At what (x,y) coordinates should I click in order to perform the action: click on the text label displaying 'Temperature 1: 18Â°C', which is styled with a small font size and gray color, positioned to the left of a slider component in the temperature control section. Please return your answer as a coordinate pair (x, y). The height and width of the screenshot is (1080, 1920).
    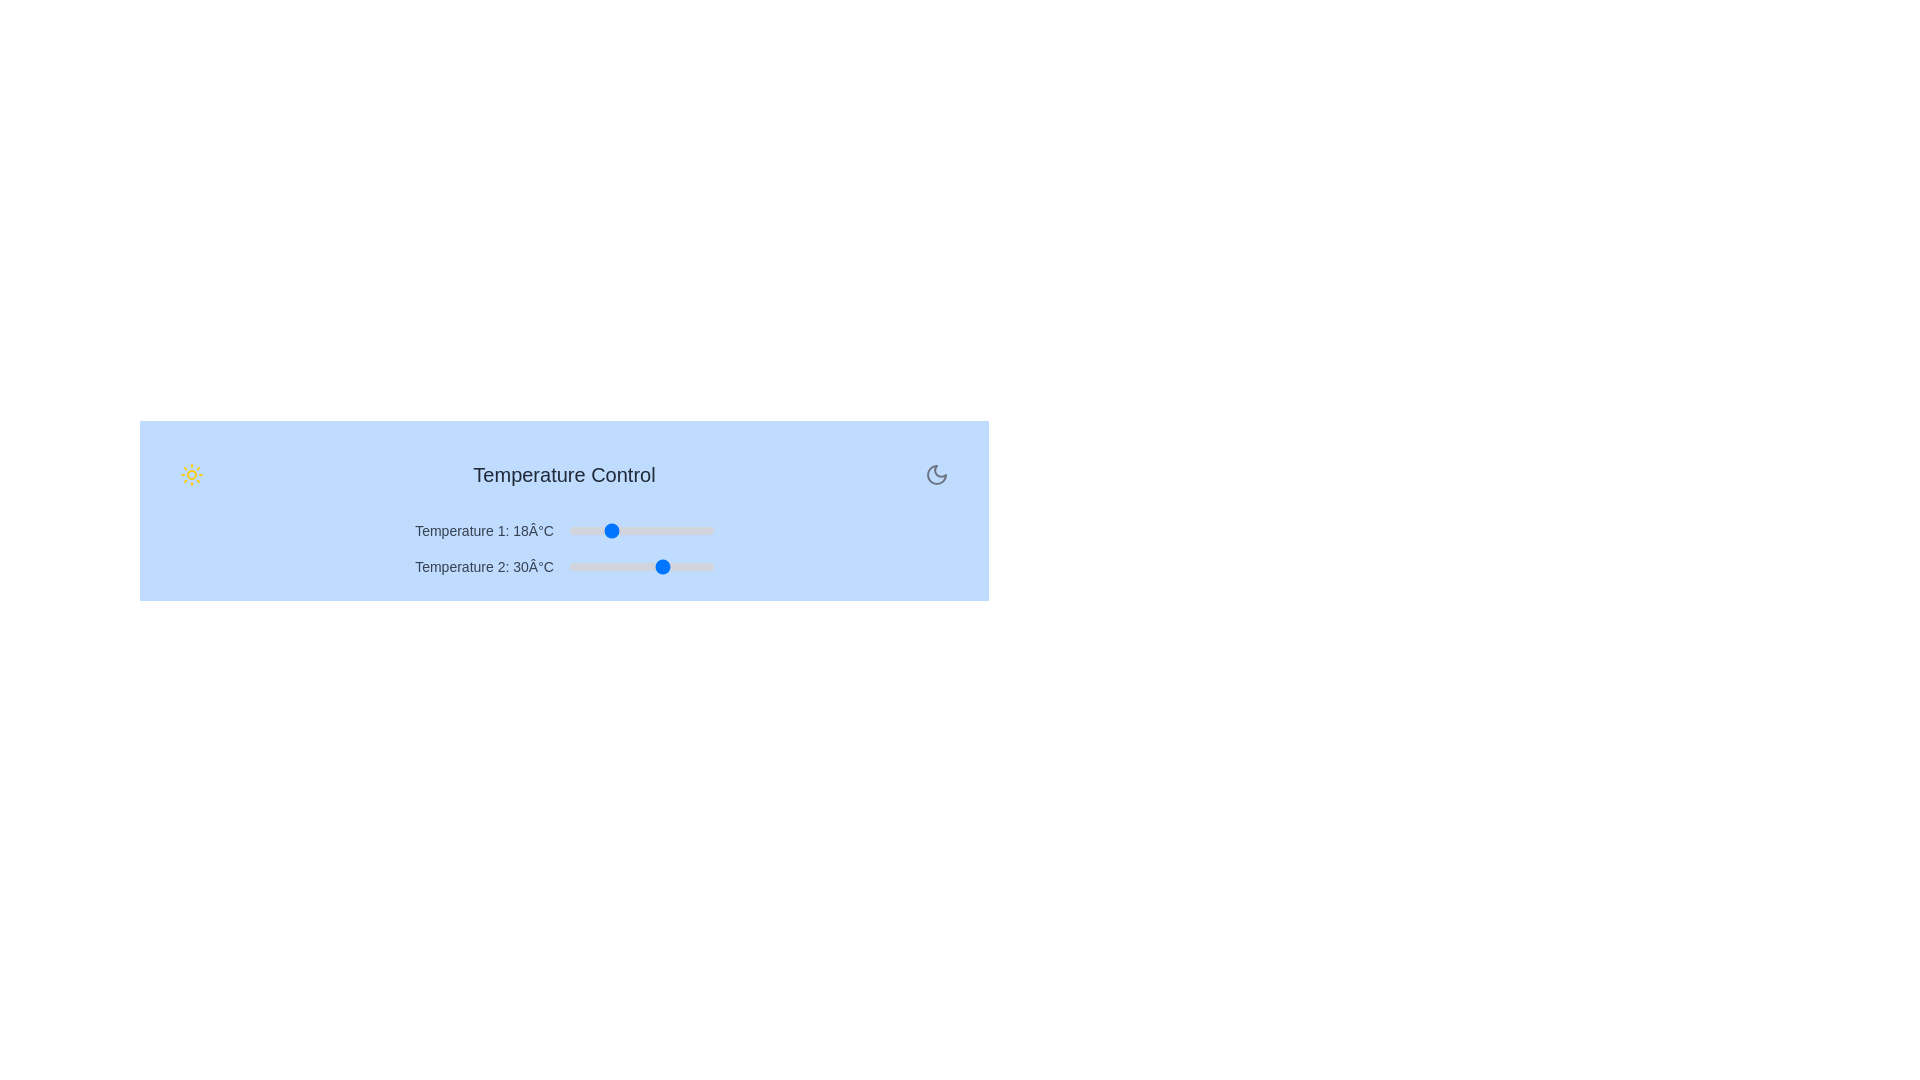
    Looking at the image, I should click on (484, 530).